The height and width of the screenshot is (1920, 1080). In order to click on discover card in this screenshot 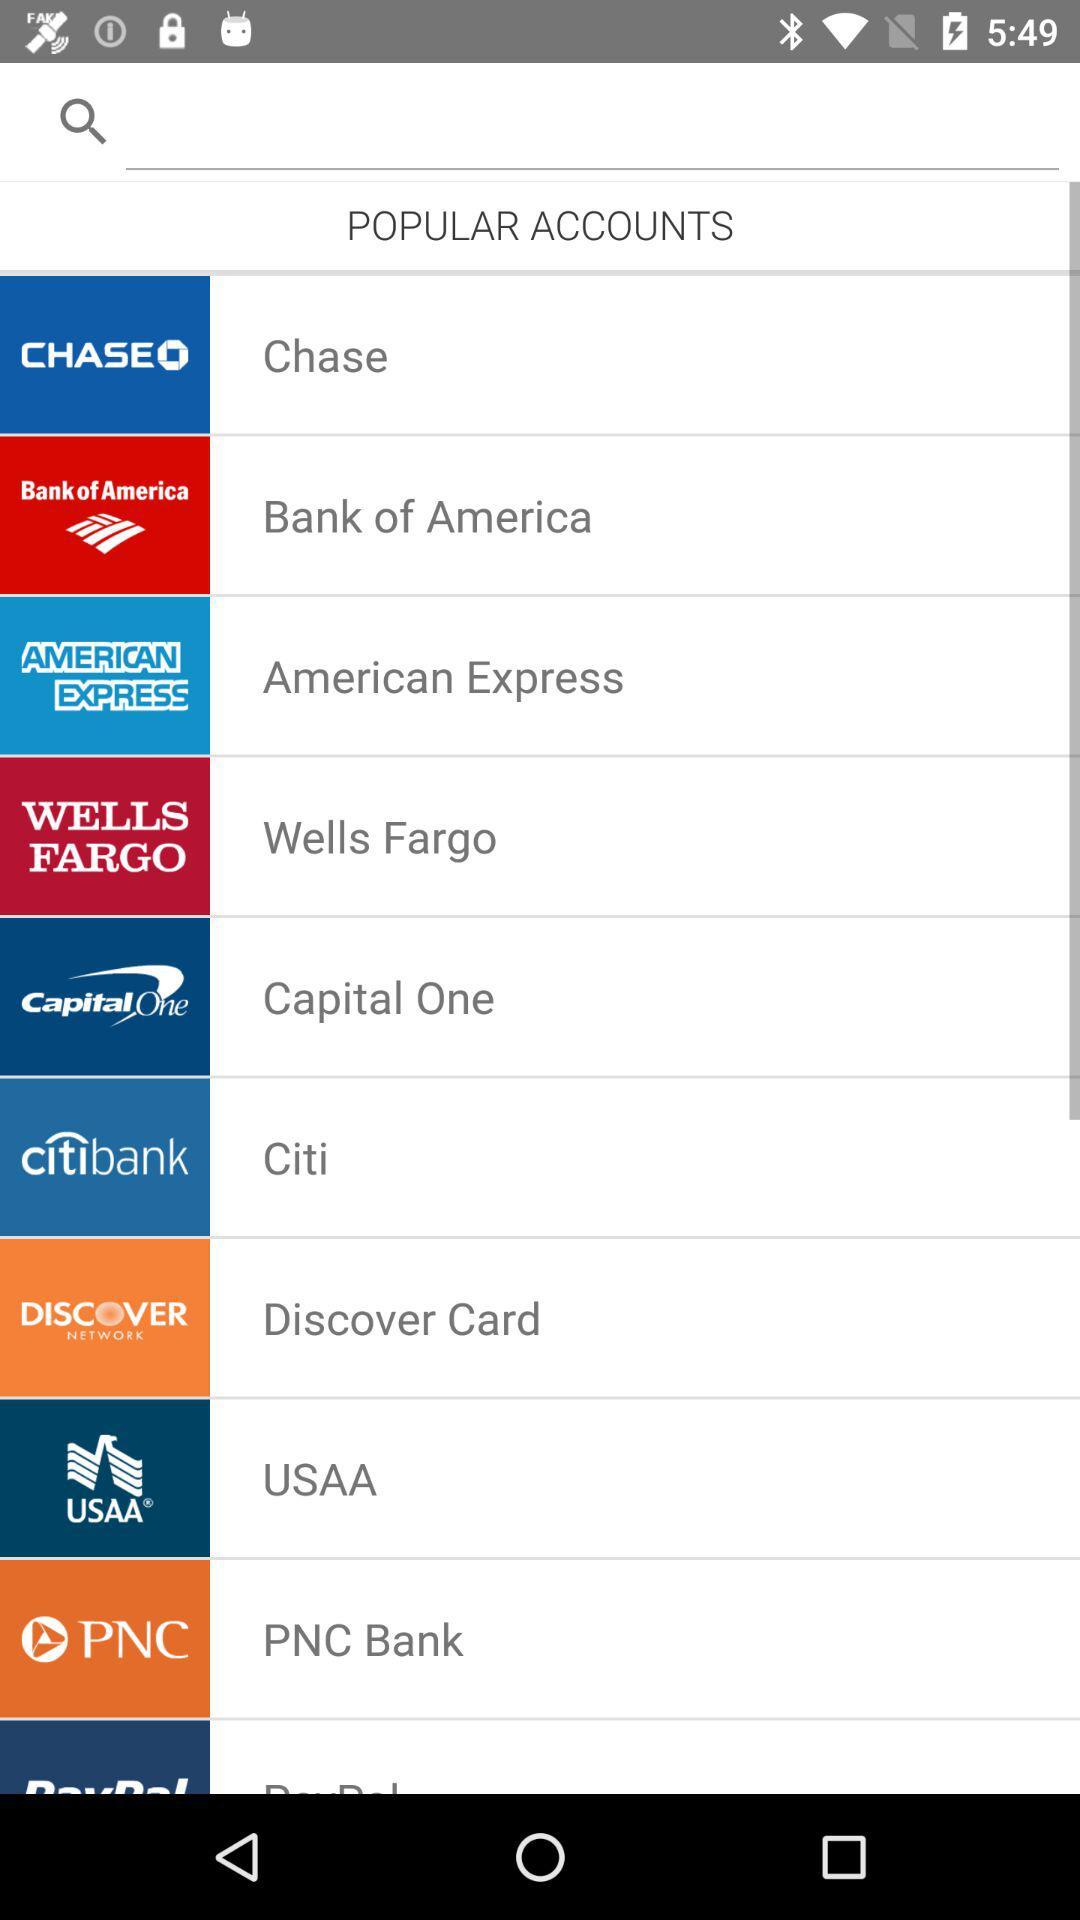, I will do `click(401, 1317)`.